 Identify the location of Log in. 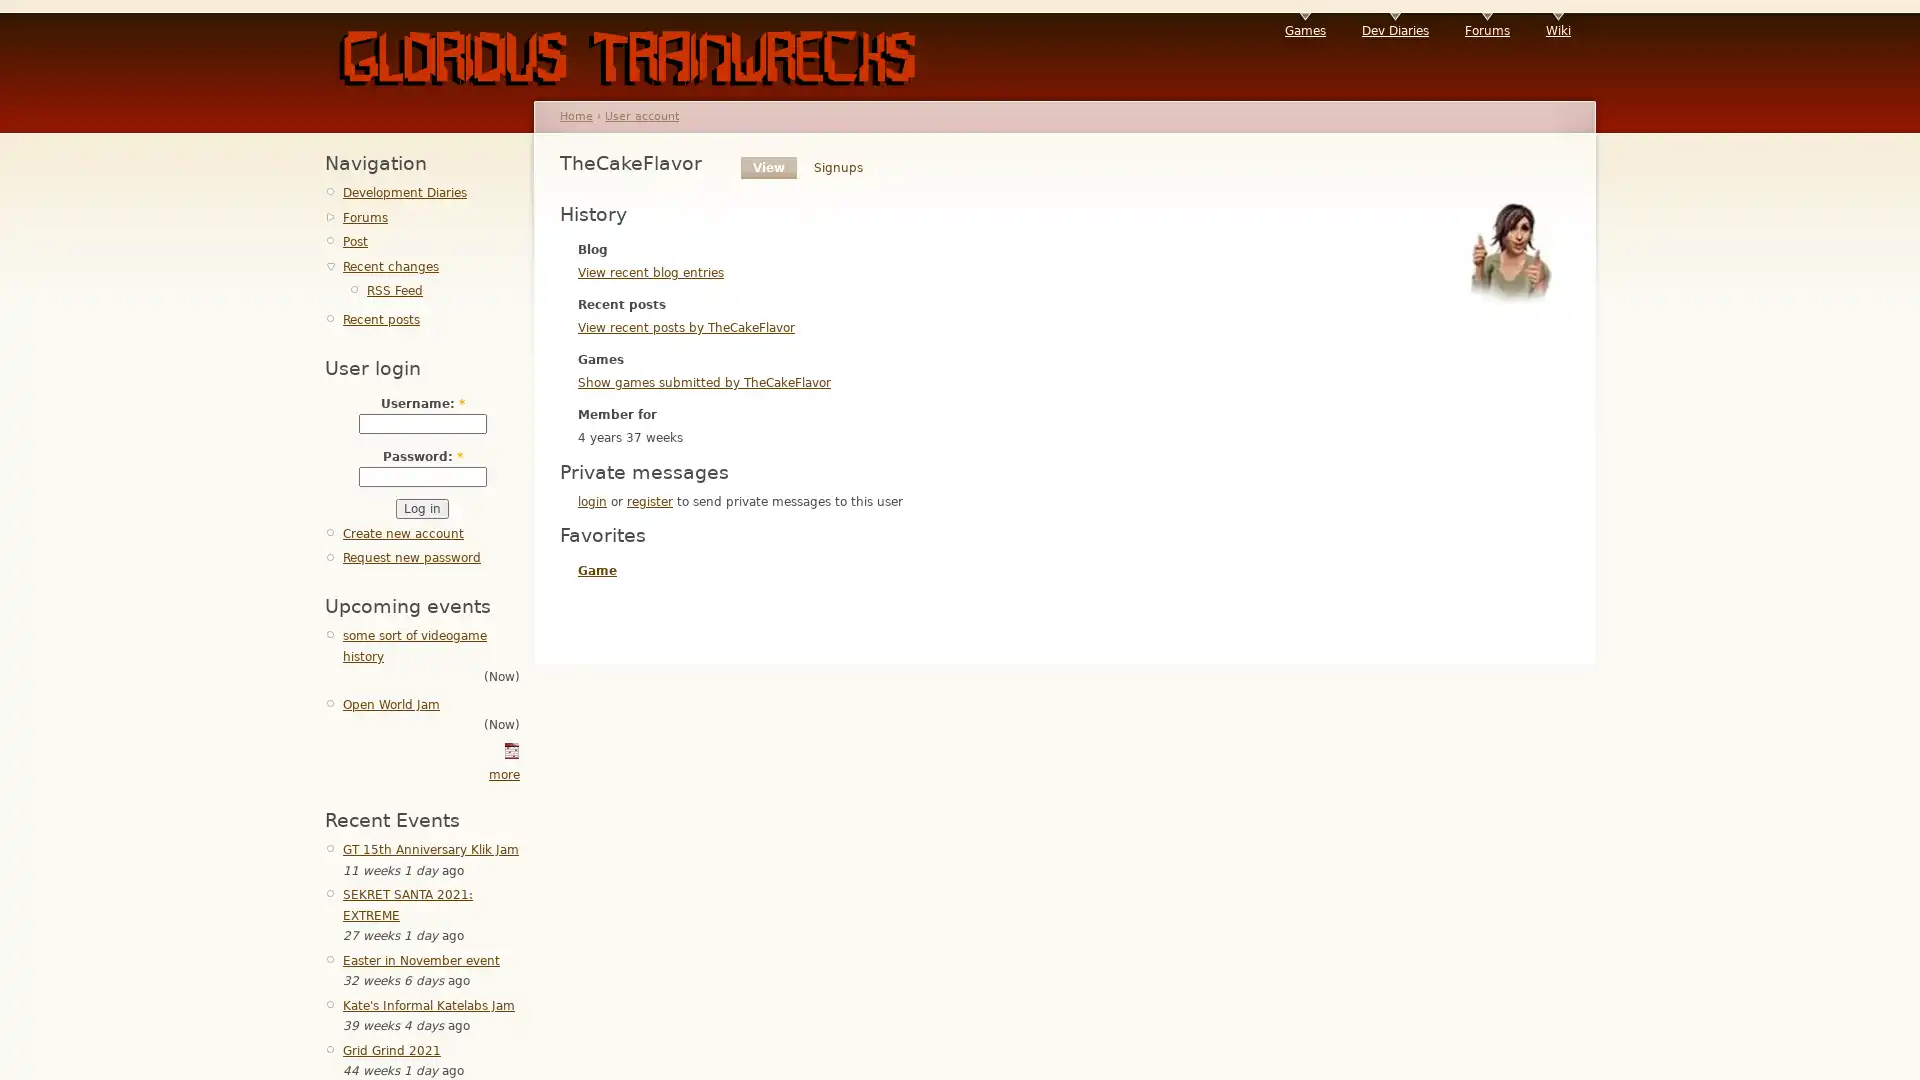
(421, 508).